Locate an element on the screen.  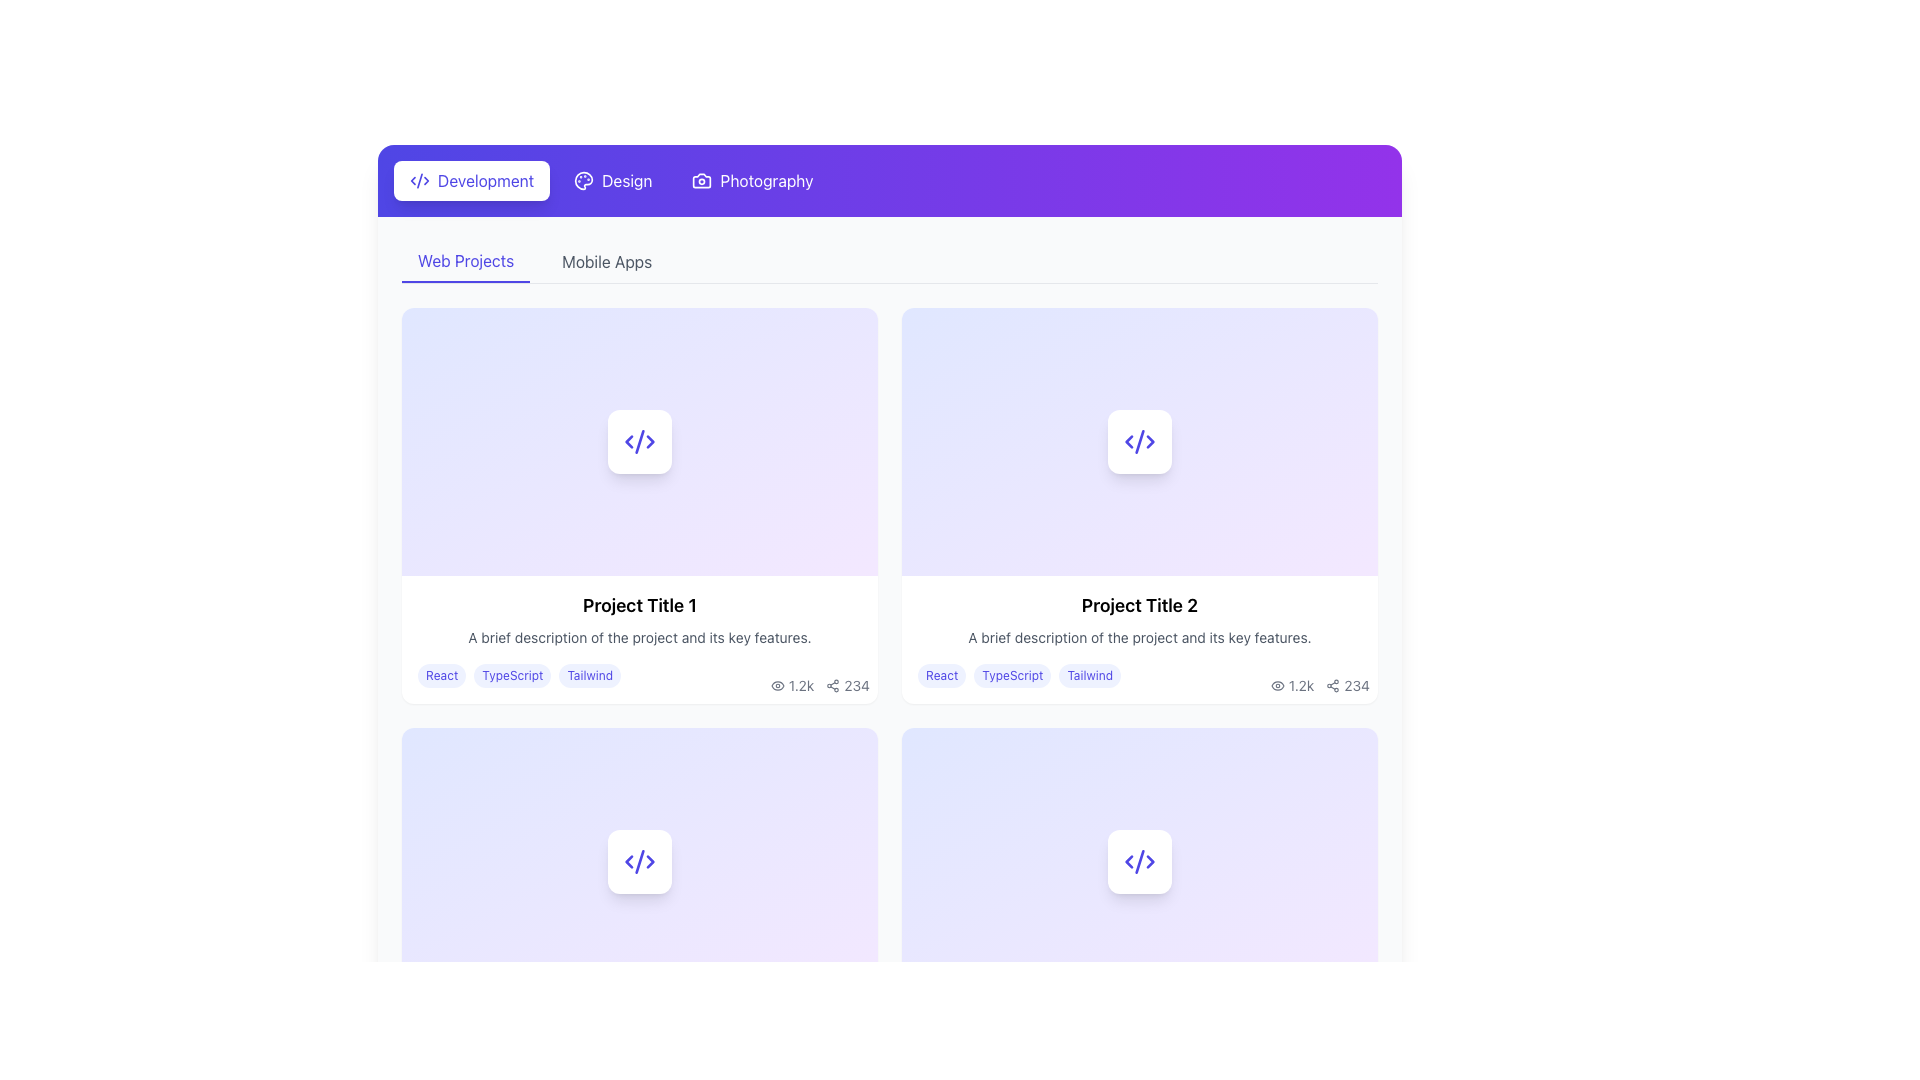
the 'like' or 'favorite' toggle button located in the top-right corner of the first project card is located at coordinates (854, 330).